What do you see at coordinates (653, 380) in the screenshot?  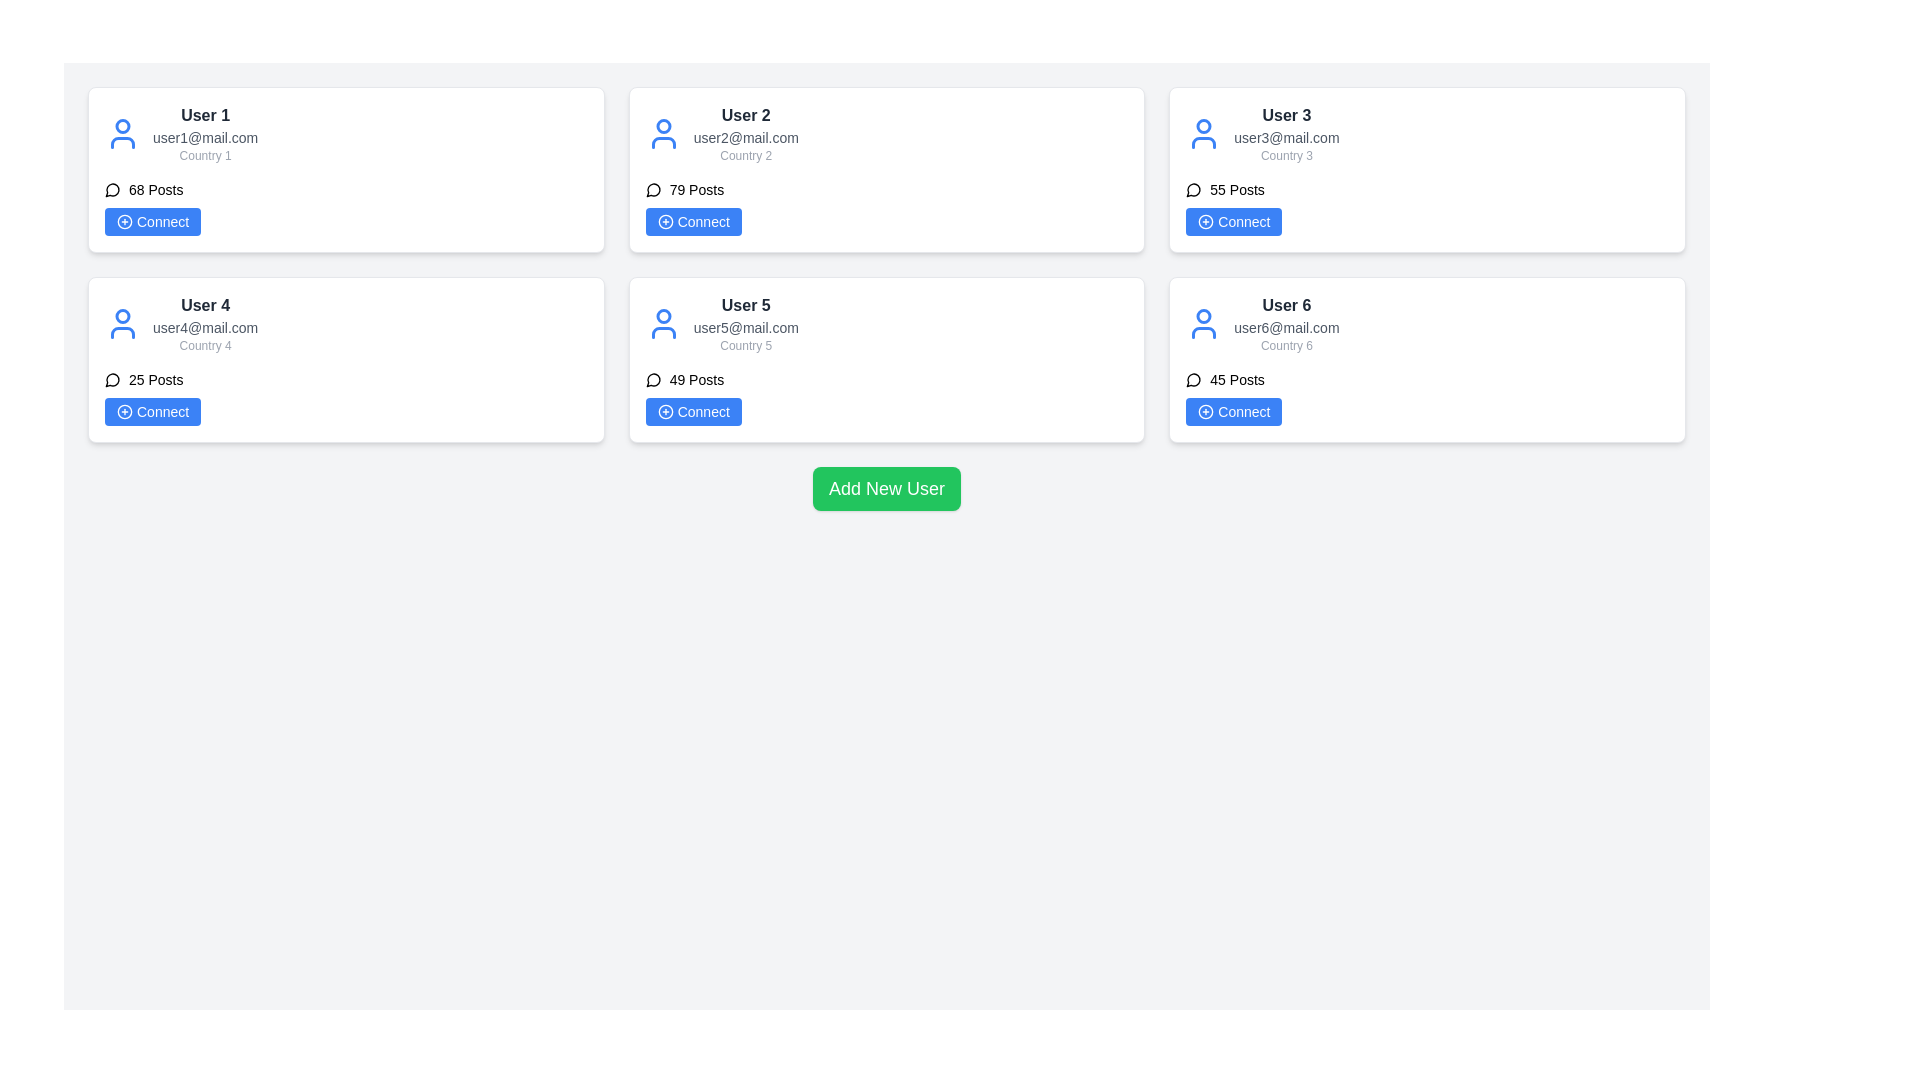 I see `the small speech bubble icon indicating the comment feature for 'User 5', located to the left of '49 Posts'` at bounding box center [653, 380].